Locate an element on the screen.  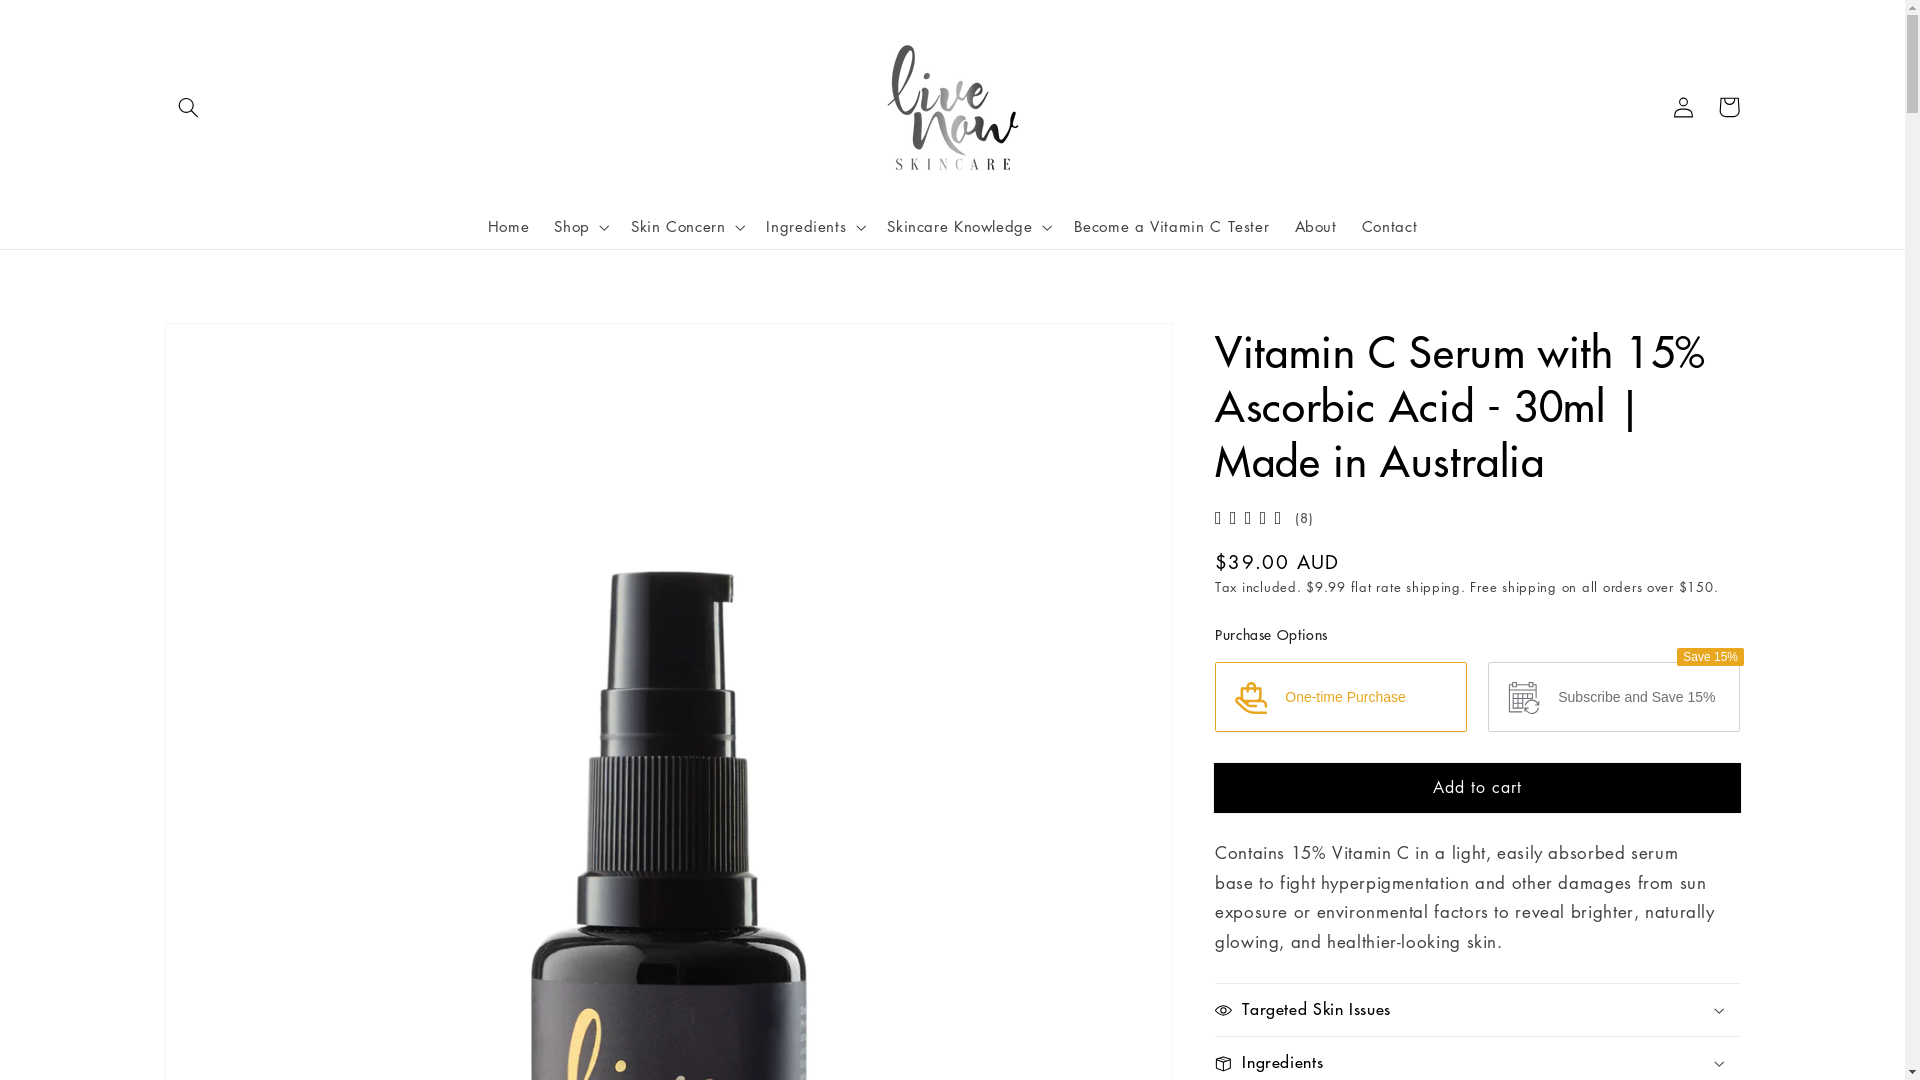
'About' is located at coordinates (1281, 226).